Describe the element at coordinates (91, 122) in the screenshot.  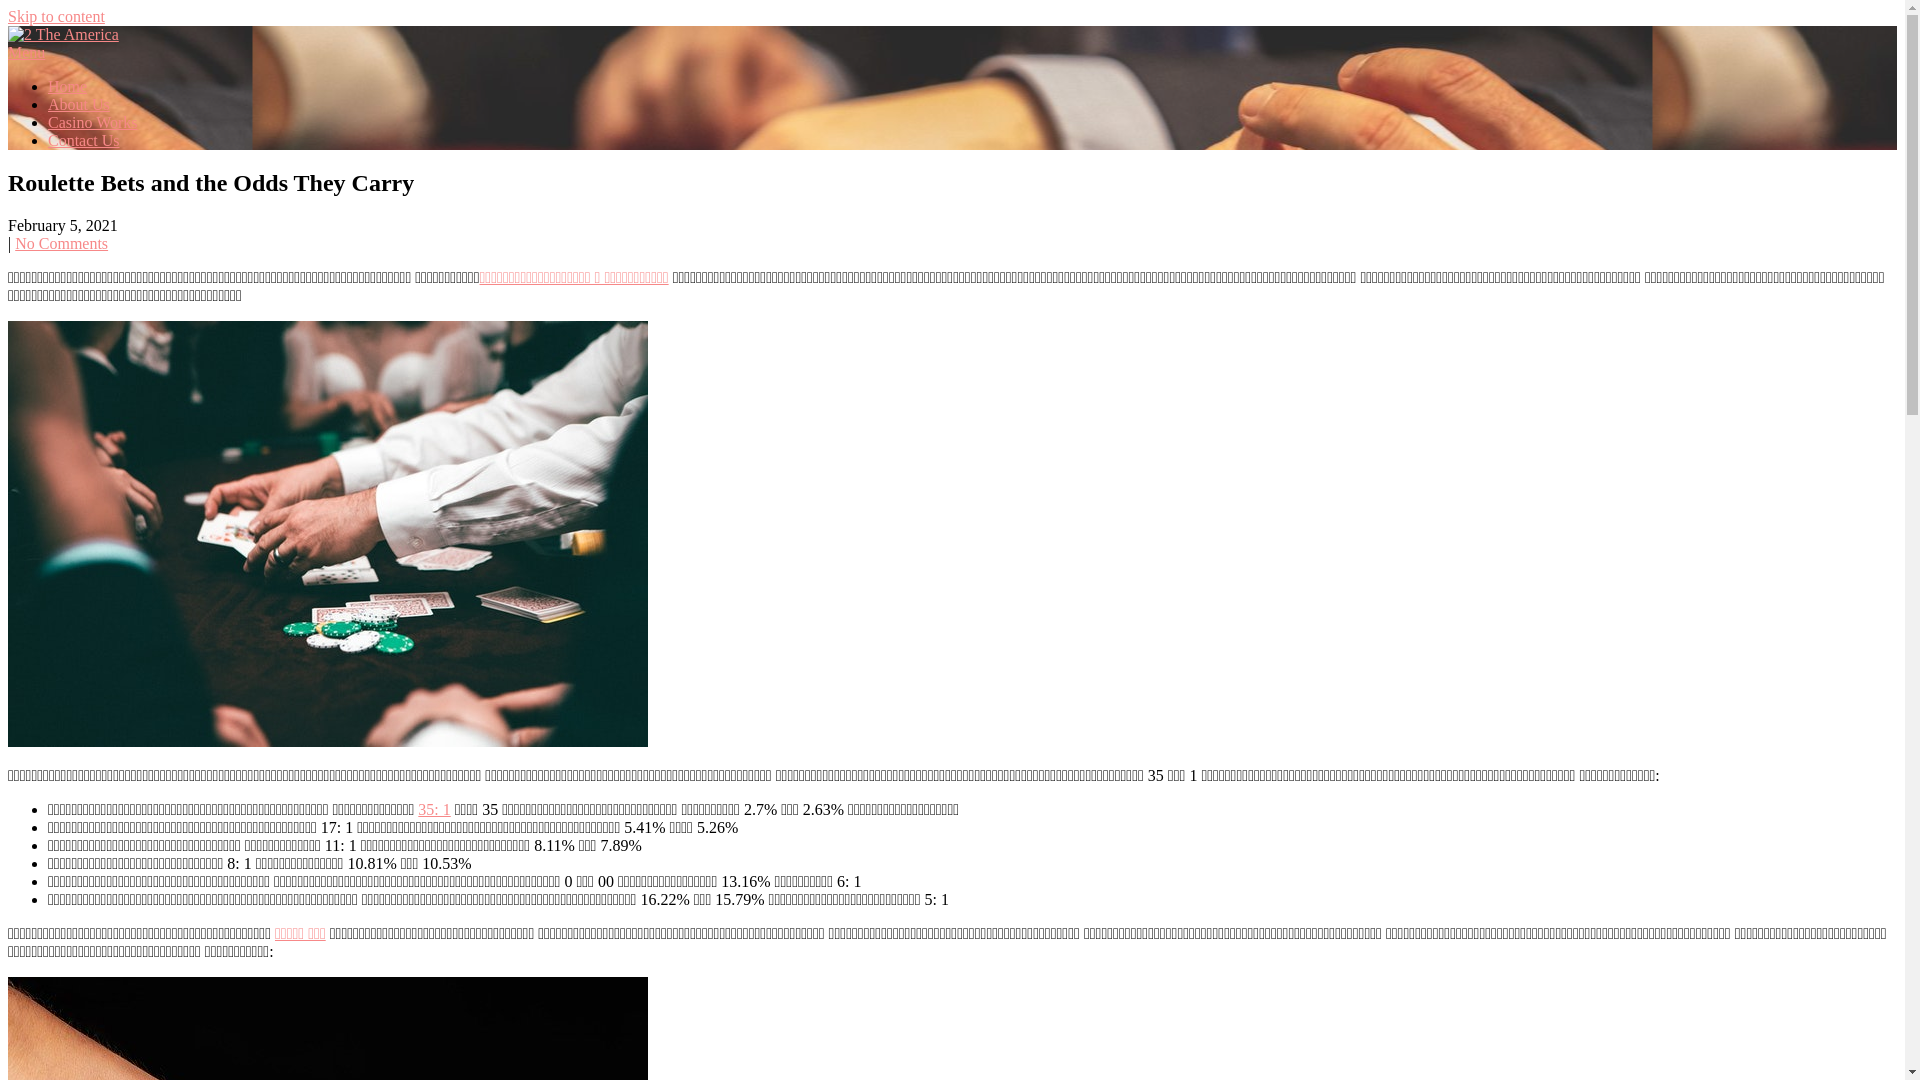
I see `'Casino Works'` at that location.